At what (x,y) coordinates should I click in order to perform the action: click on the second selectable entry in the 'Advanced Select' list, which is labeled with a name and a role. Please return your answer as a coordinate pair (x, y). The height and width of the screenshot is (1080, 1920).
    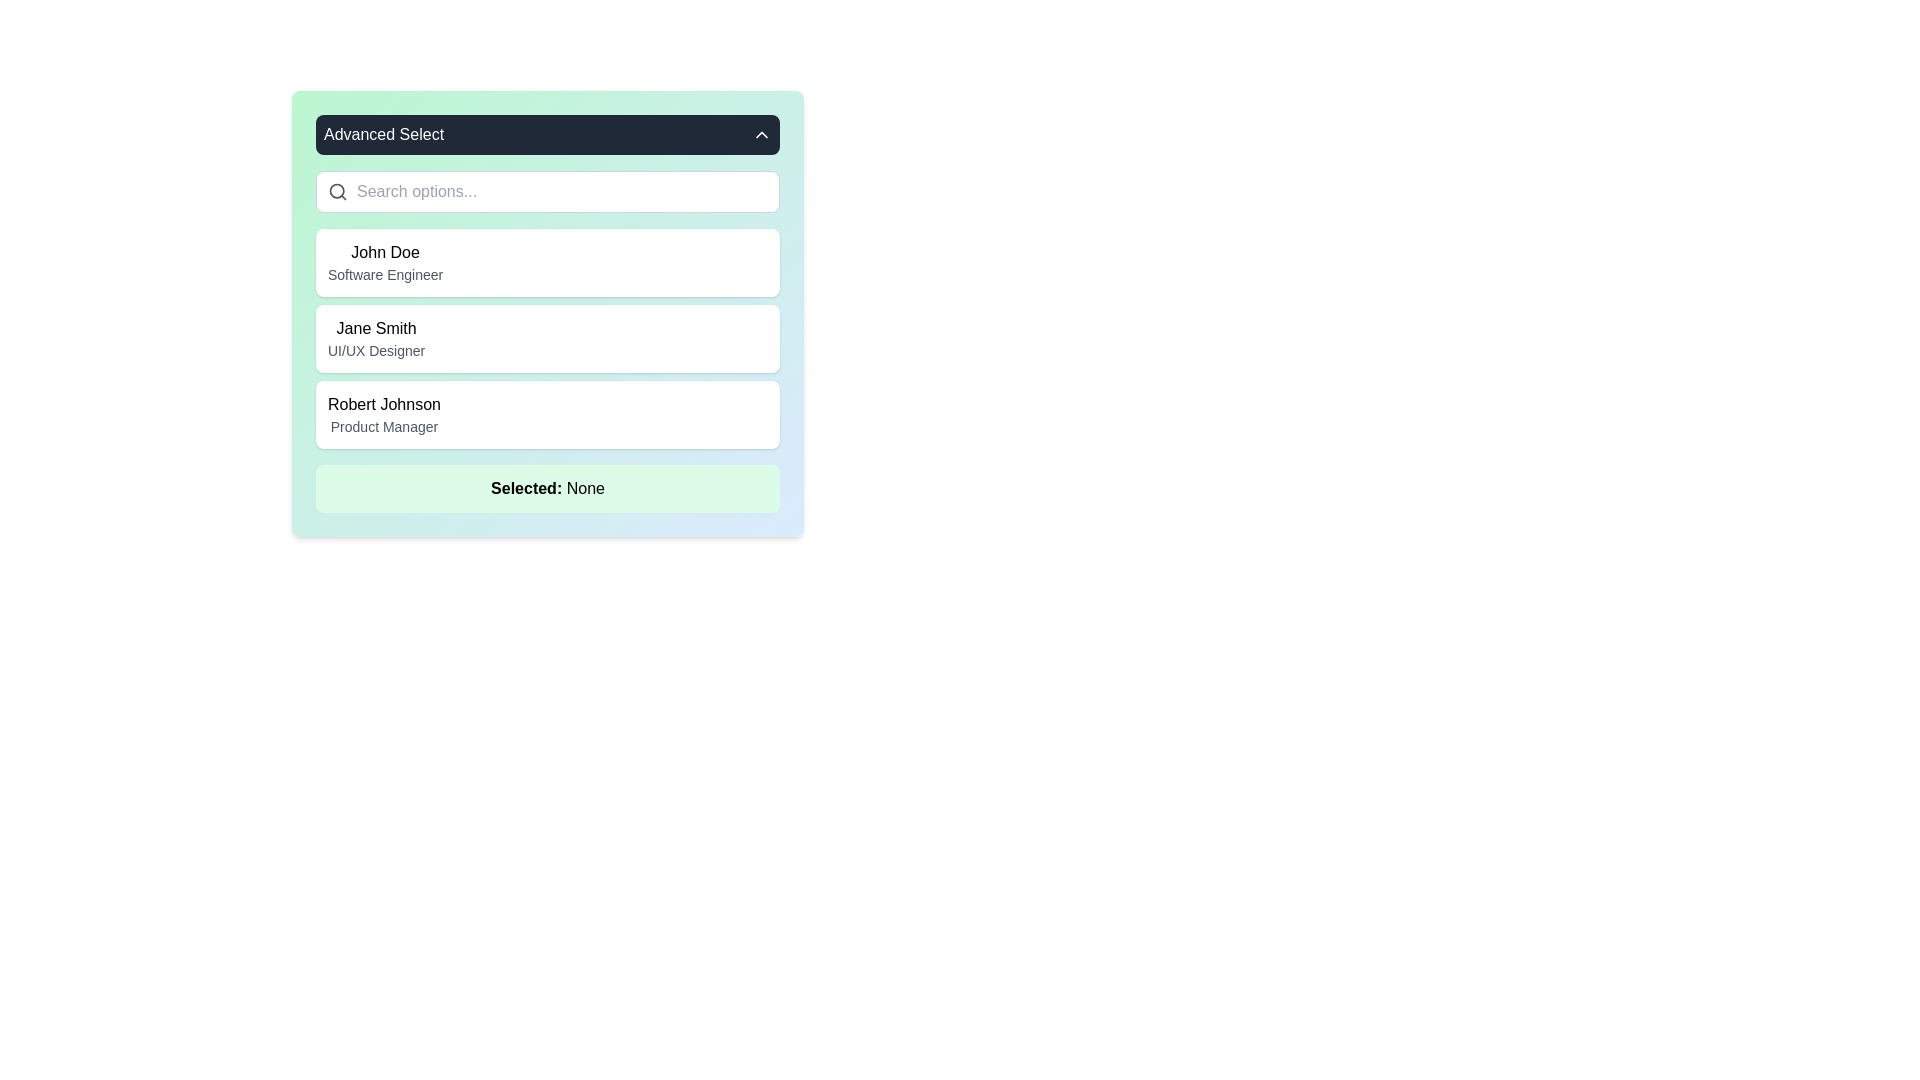
    Looking at the image, I should click on (547, 341).